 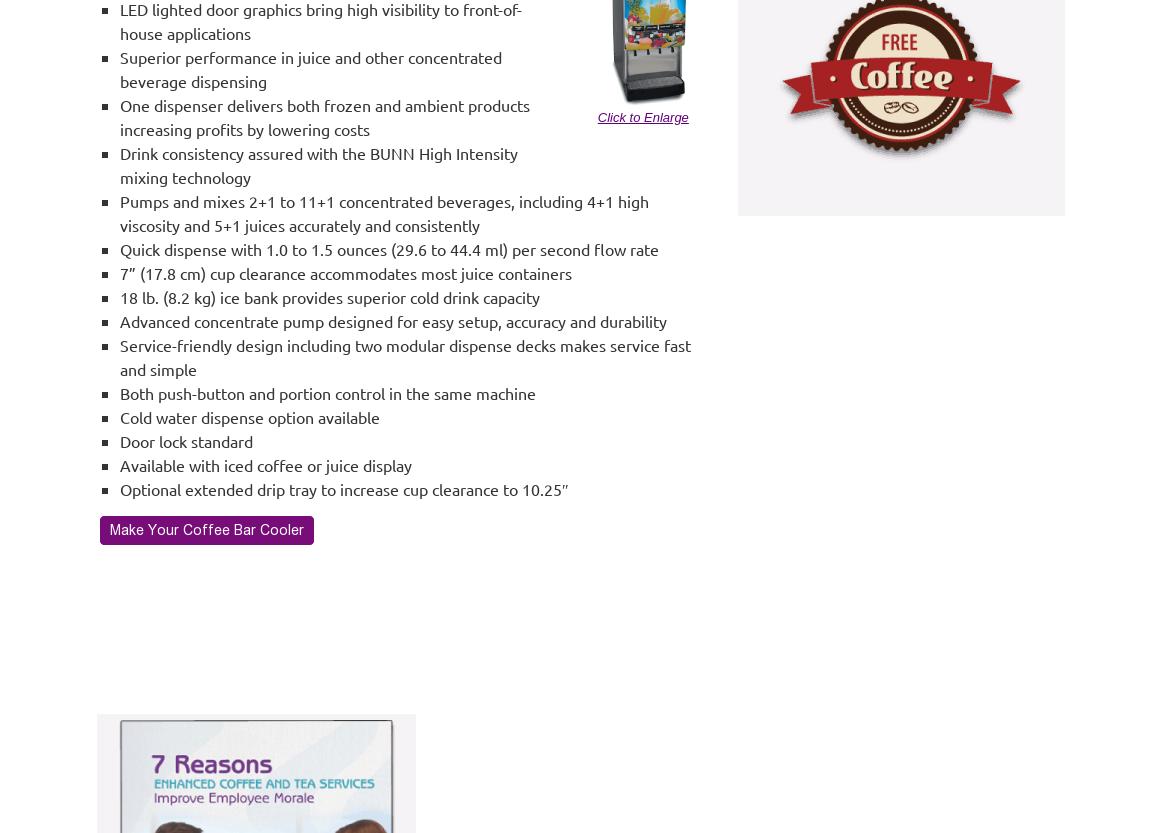 What do you see at coordinates (346, 272) in the screenshot?
I see `'7” (17.8 cm) cup clearance accommodates most juice containers'` at bounding box center [346, 272].